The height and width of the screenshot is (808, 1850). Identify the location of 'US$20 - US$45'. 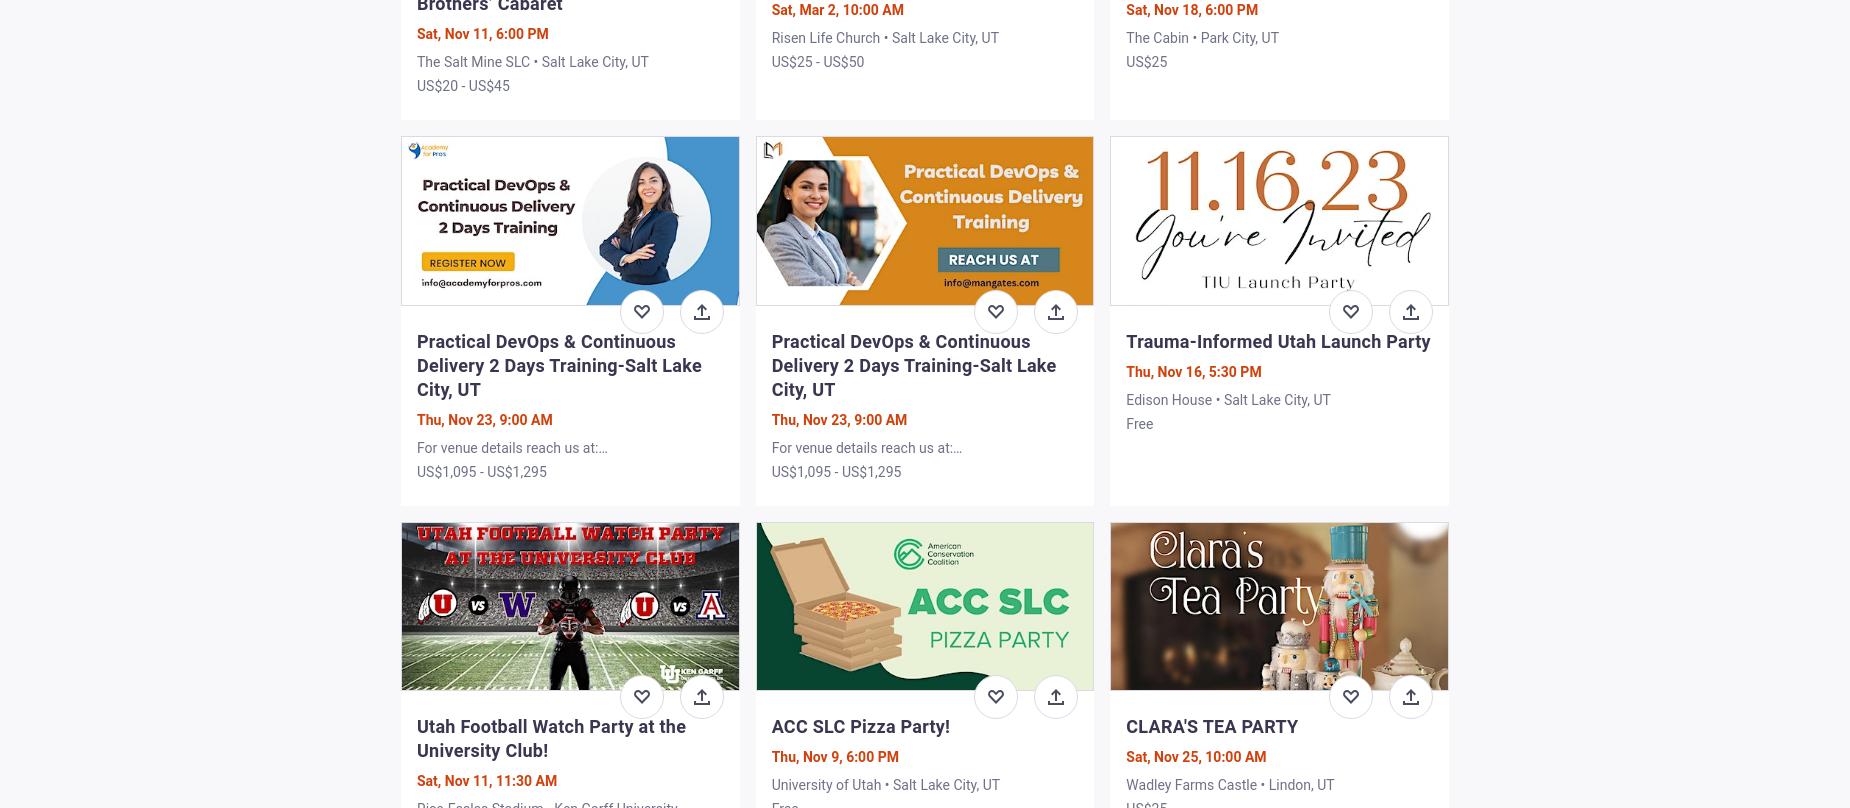
(462, 85).